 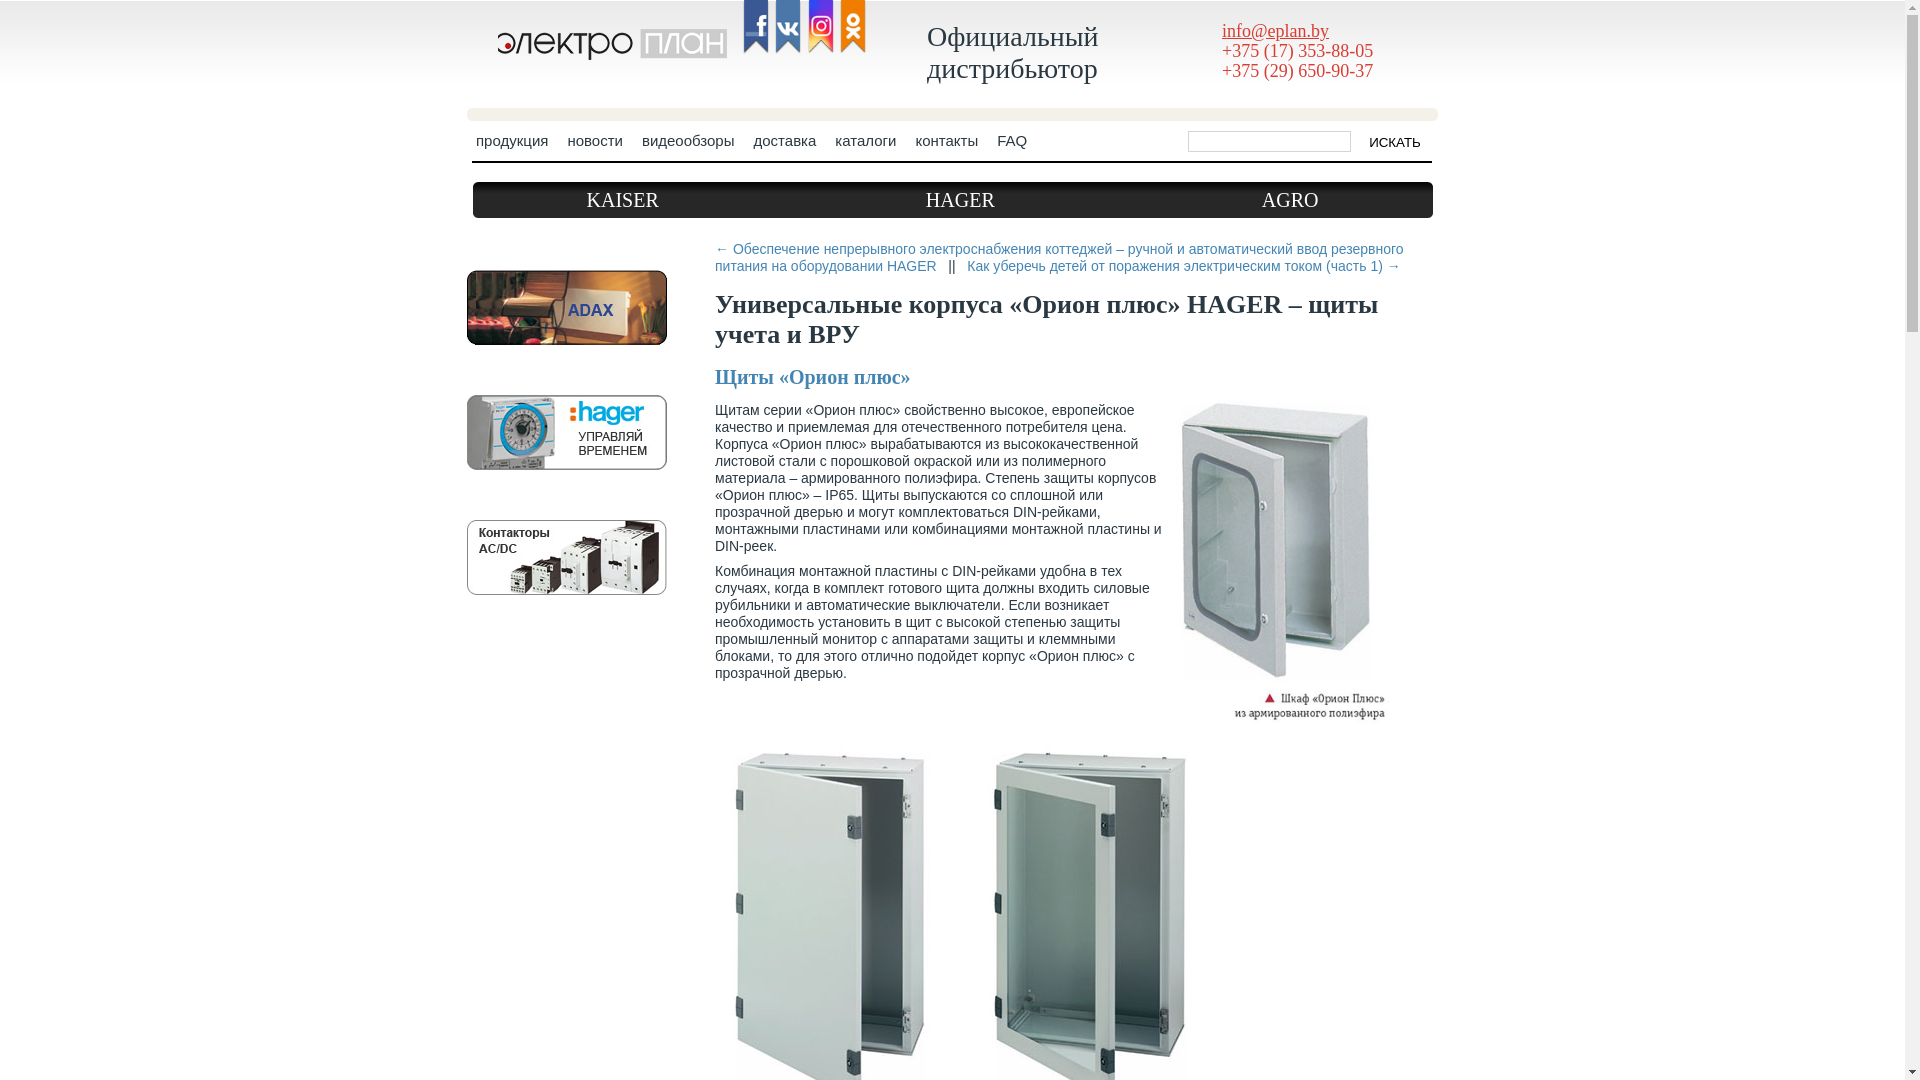 I want to click on 'FAQ', so click(x=1012, y=145).